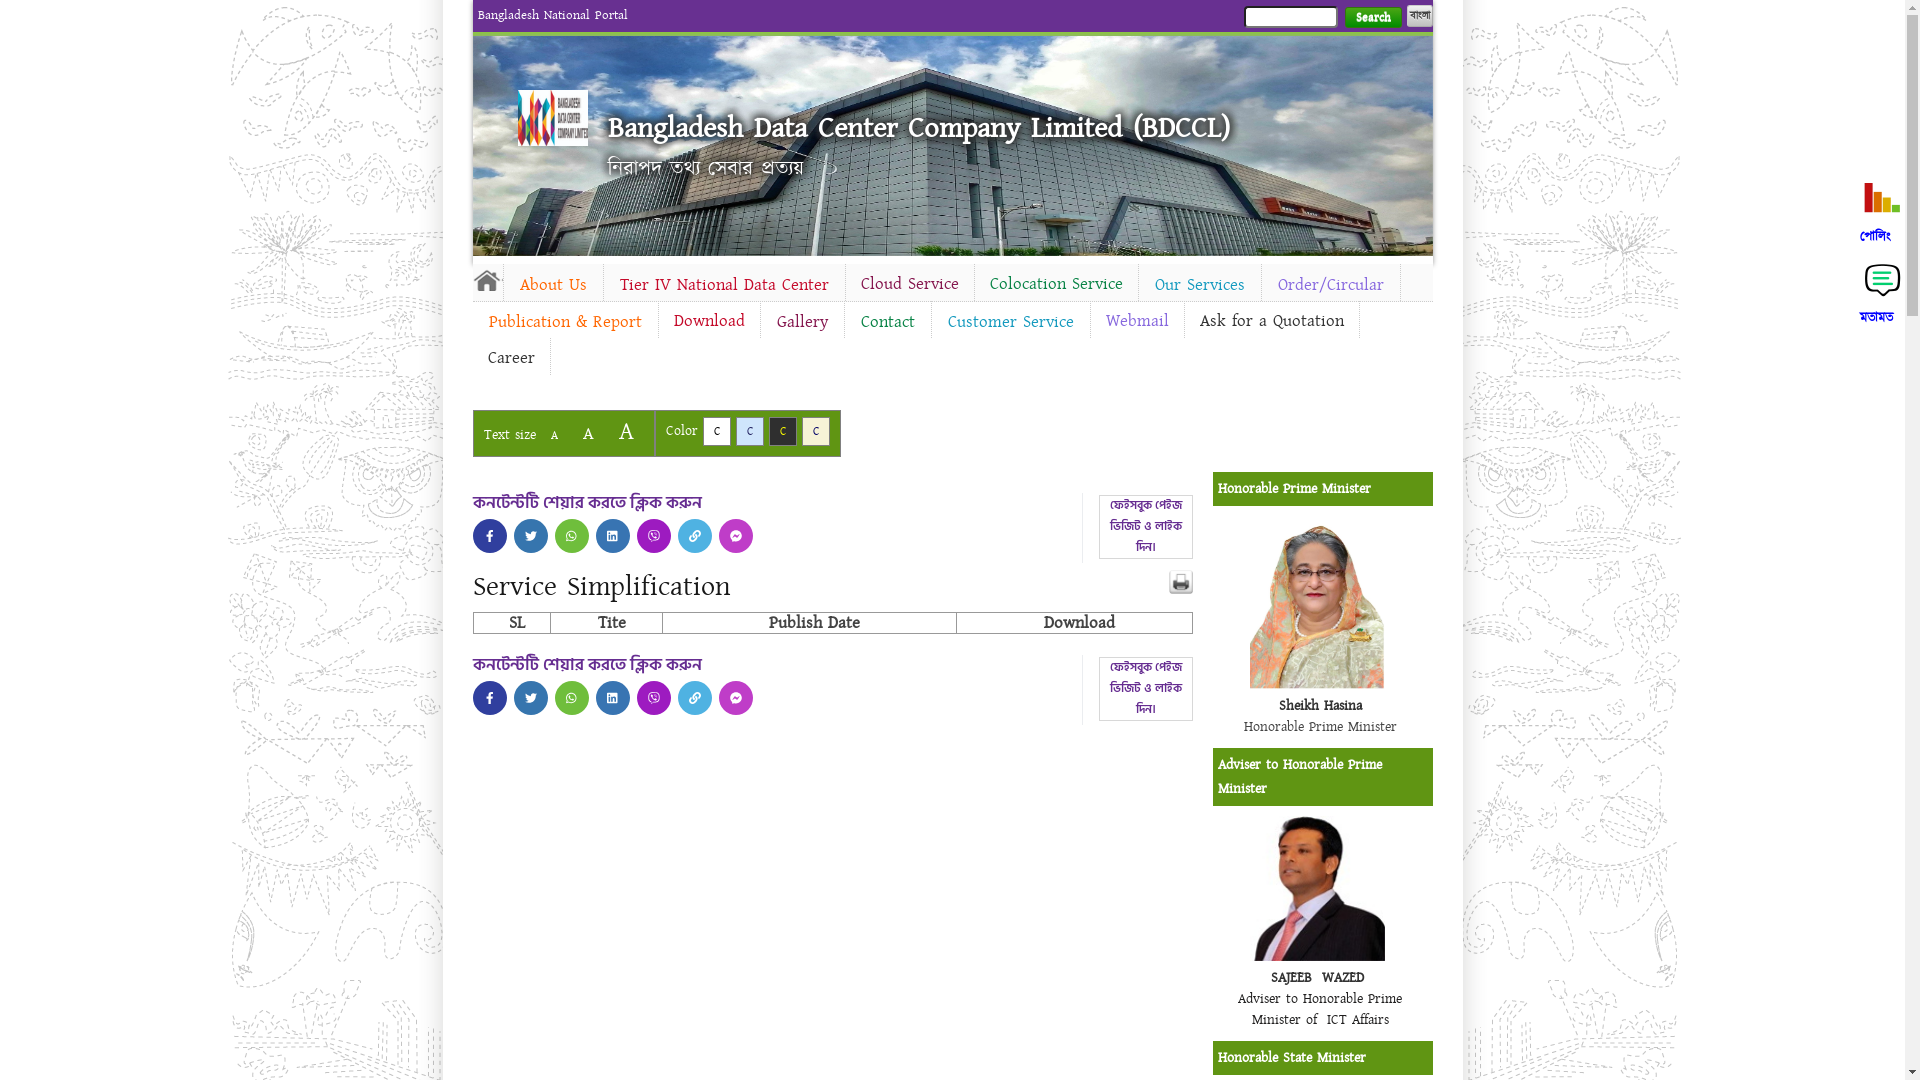 Image resolution: width=1920 pixels, height=1080 pixels. What do you see at coordinates (781, 430) in the screenshot?
I see `'C'` at bounding box center [781, 430].